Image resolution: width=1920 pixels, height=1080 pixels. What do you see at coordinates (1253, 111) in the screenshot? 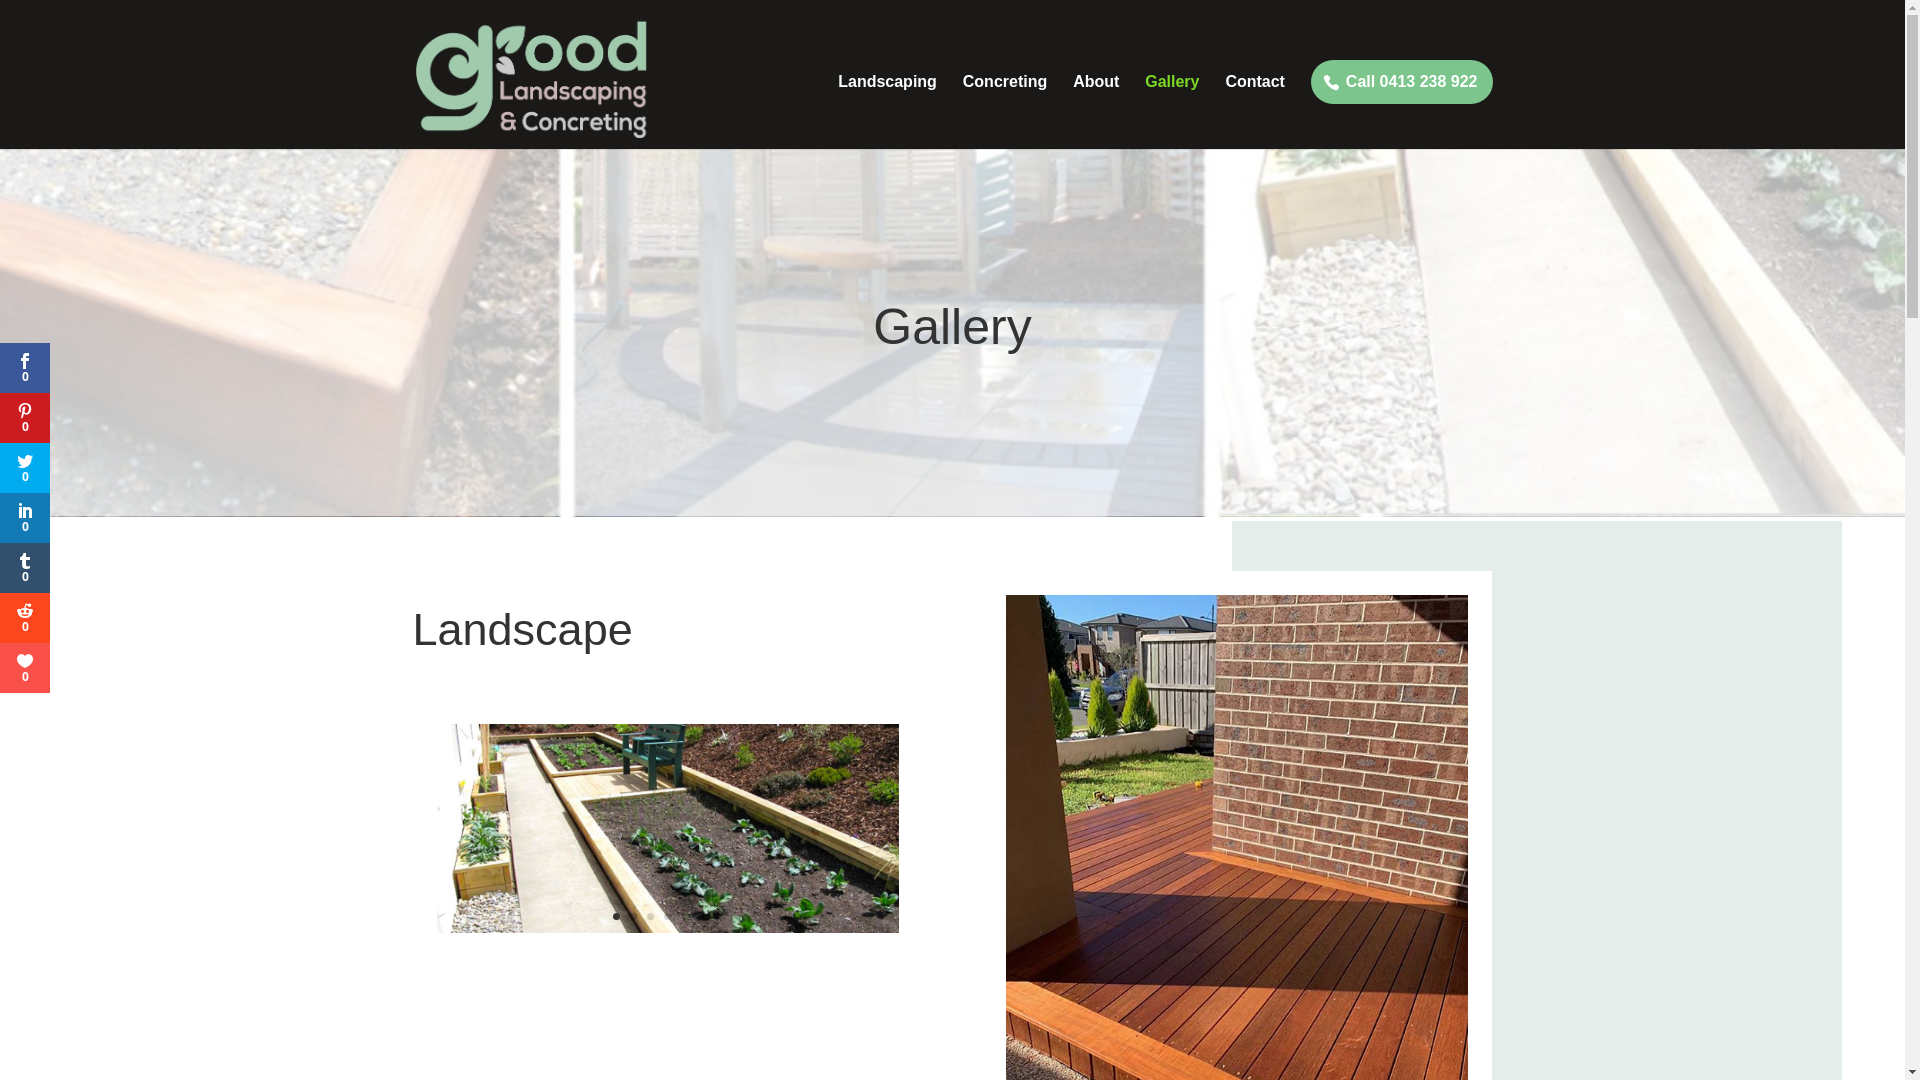
I see `'Contact'` at bounding box center [1253, 111].